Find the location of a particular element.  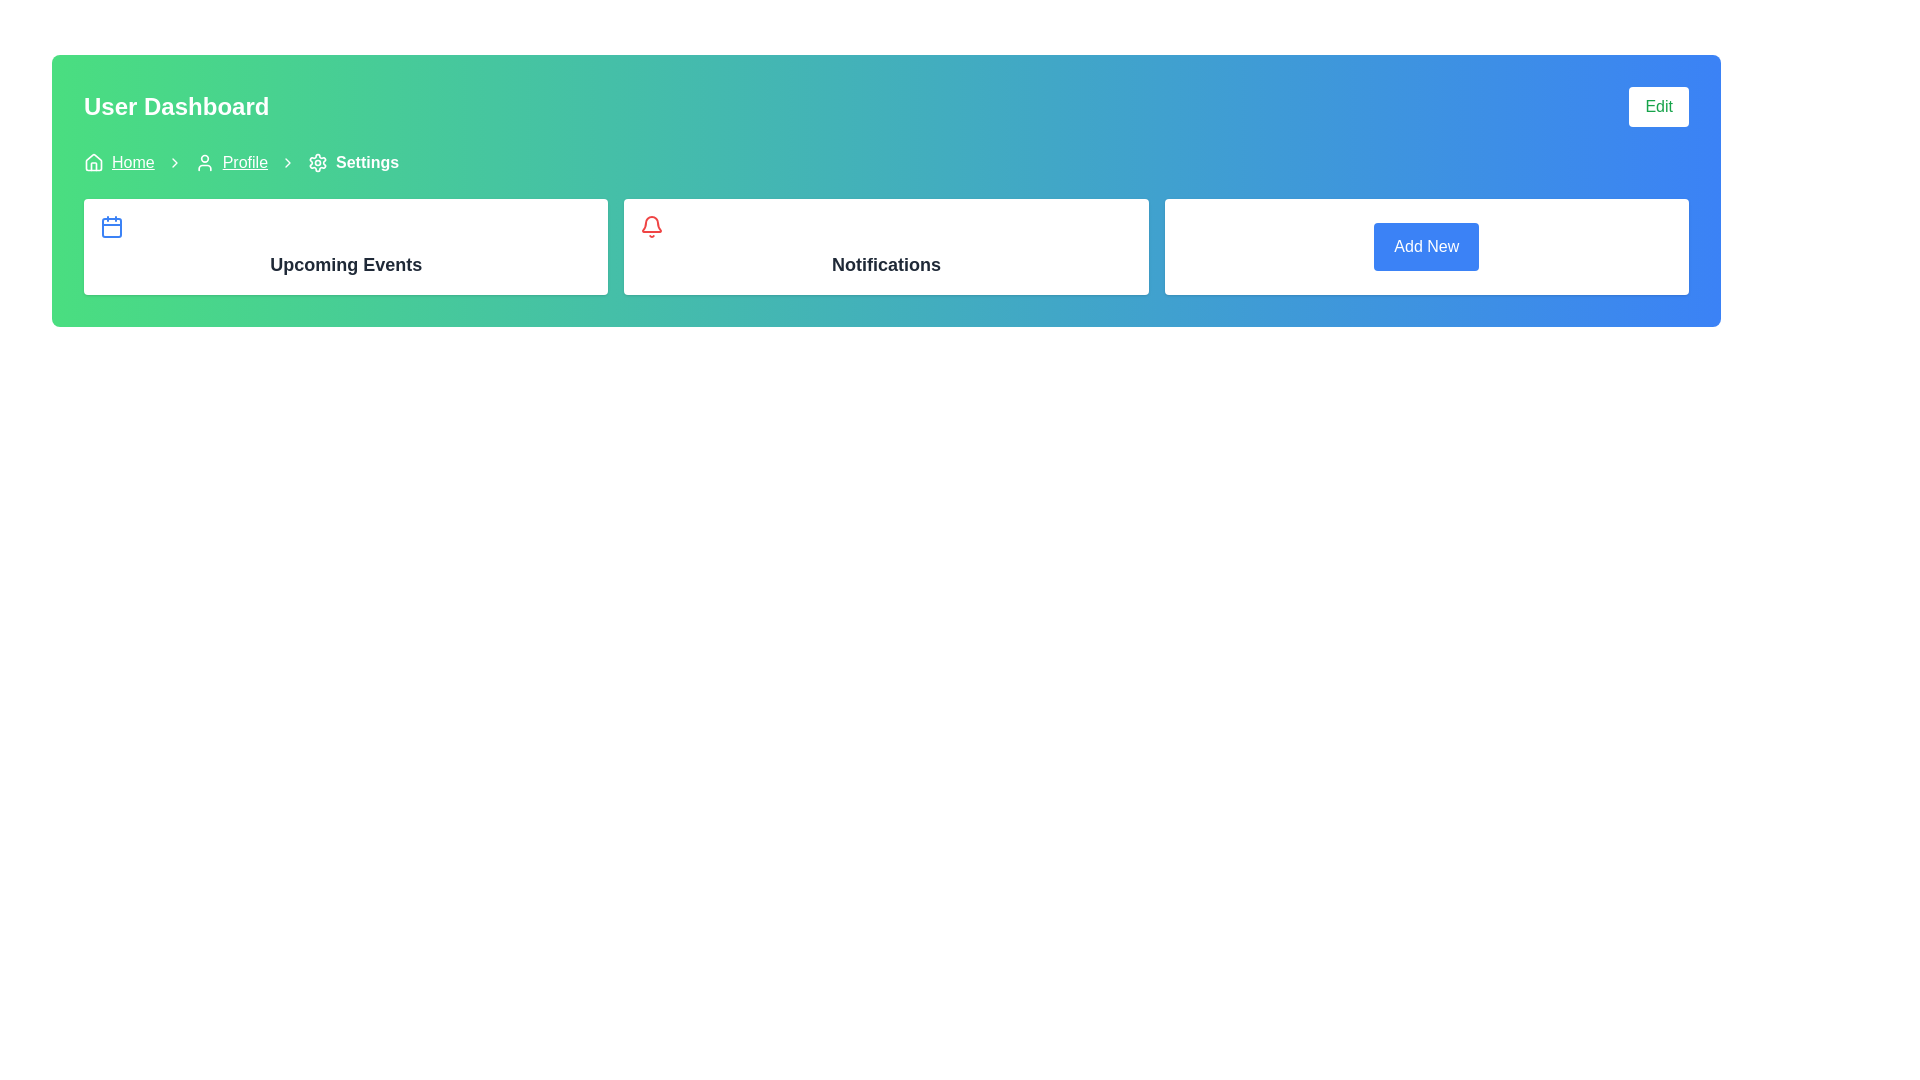

the 'Profile' text link, which is underlined and styled for interactivity, located in the navigation bar to the right of the user icon is located at coordinates (244, 161).